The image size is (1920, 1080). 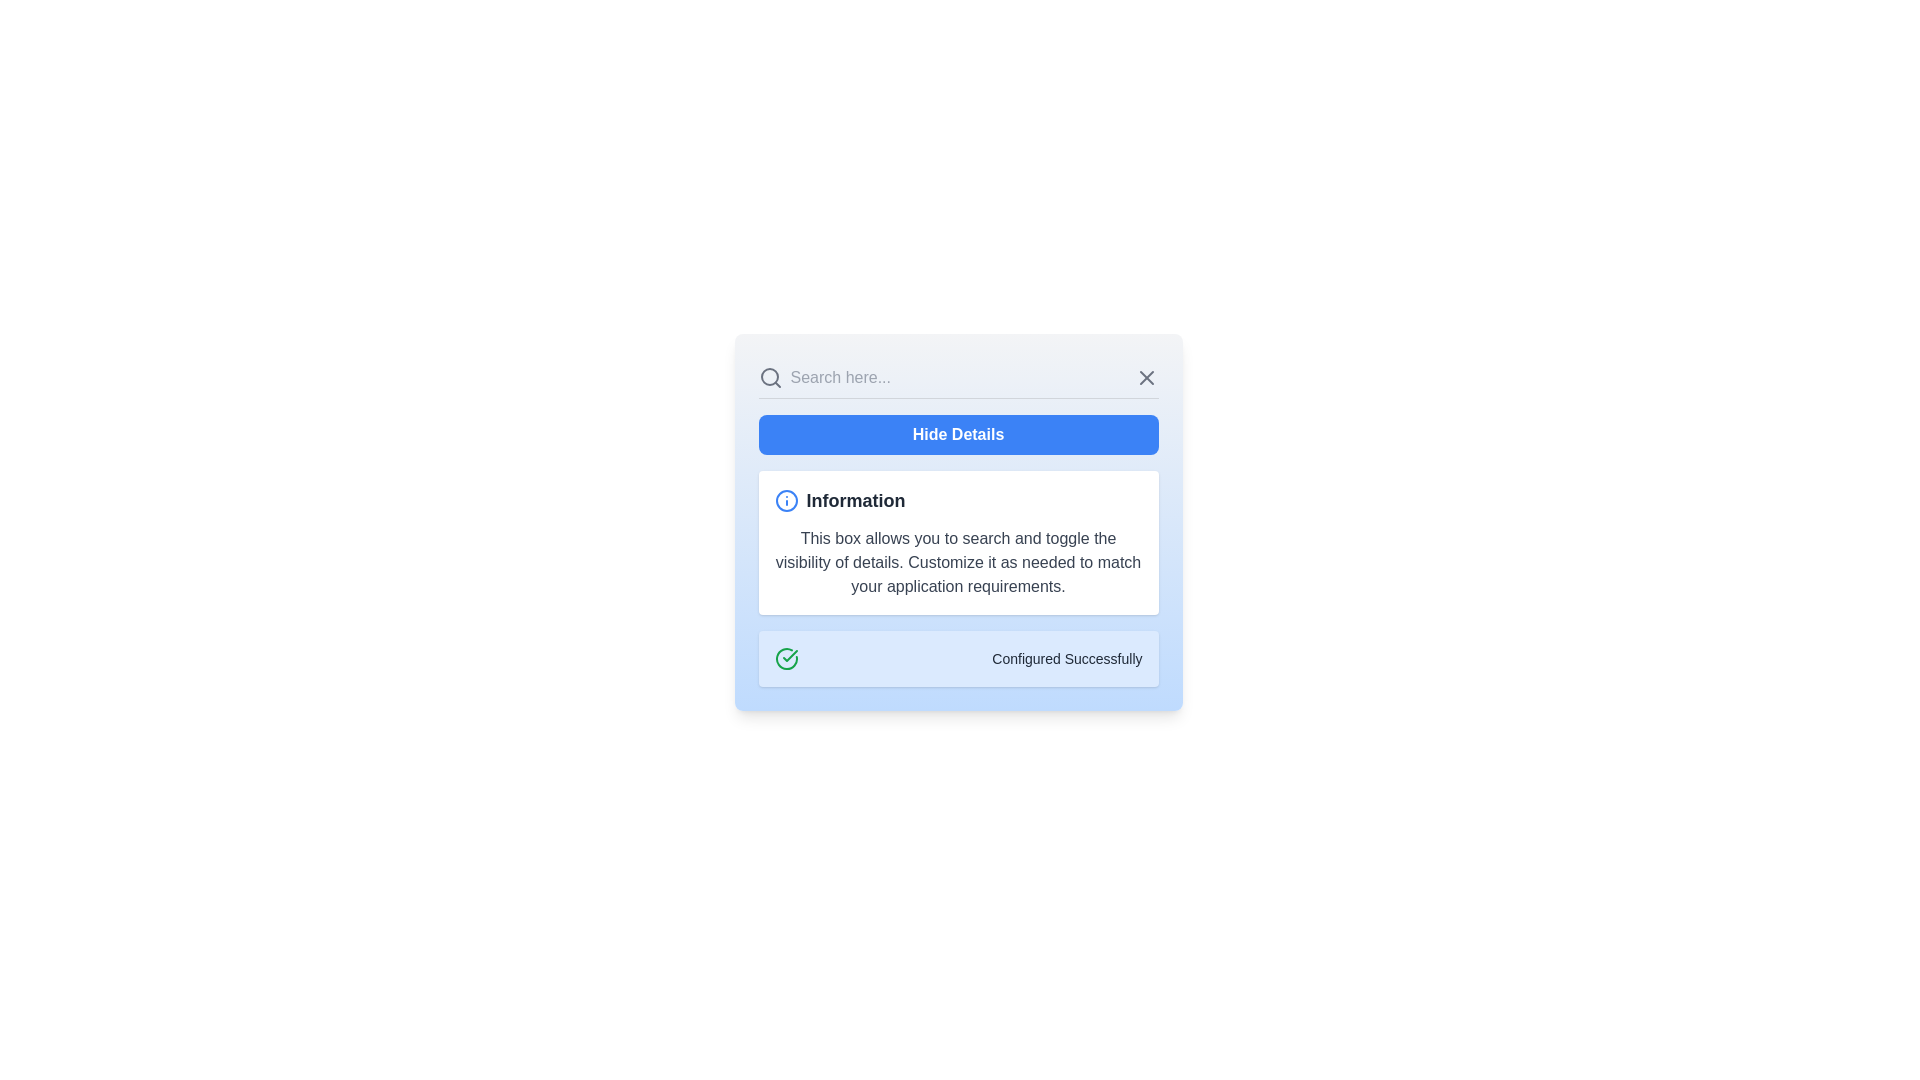 I want to click on the gray search icon styled as a magnifying glass located at the leftmost side of the search bar component, so click(x=769, y=378).